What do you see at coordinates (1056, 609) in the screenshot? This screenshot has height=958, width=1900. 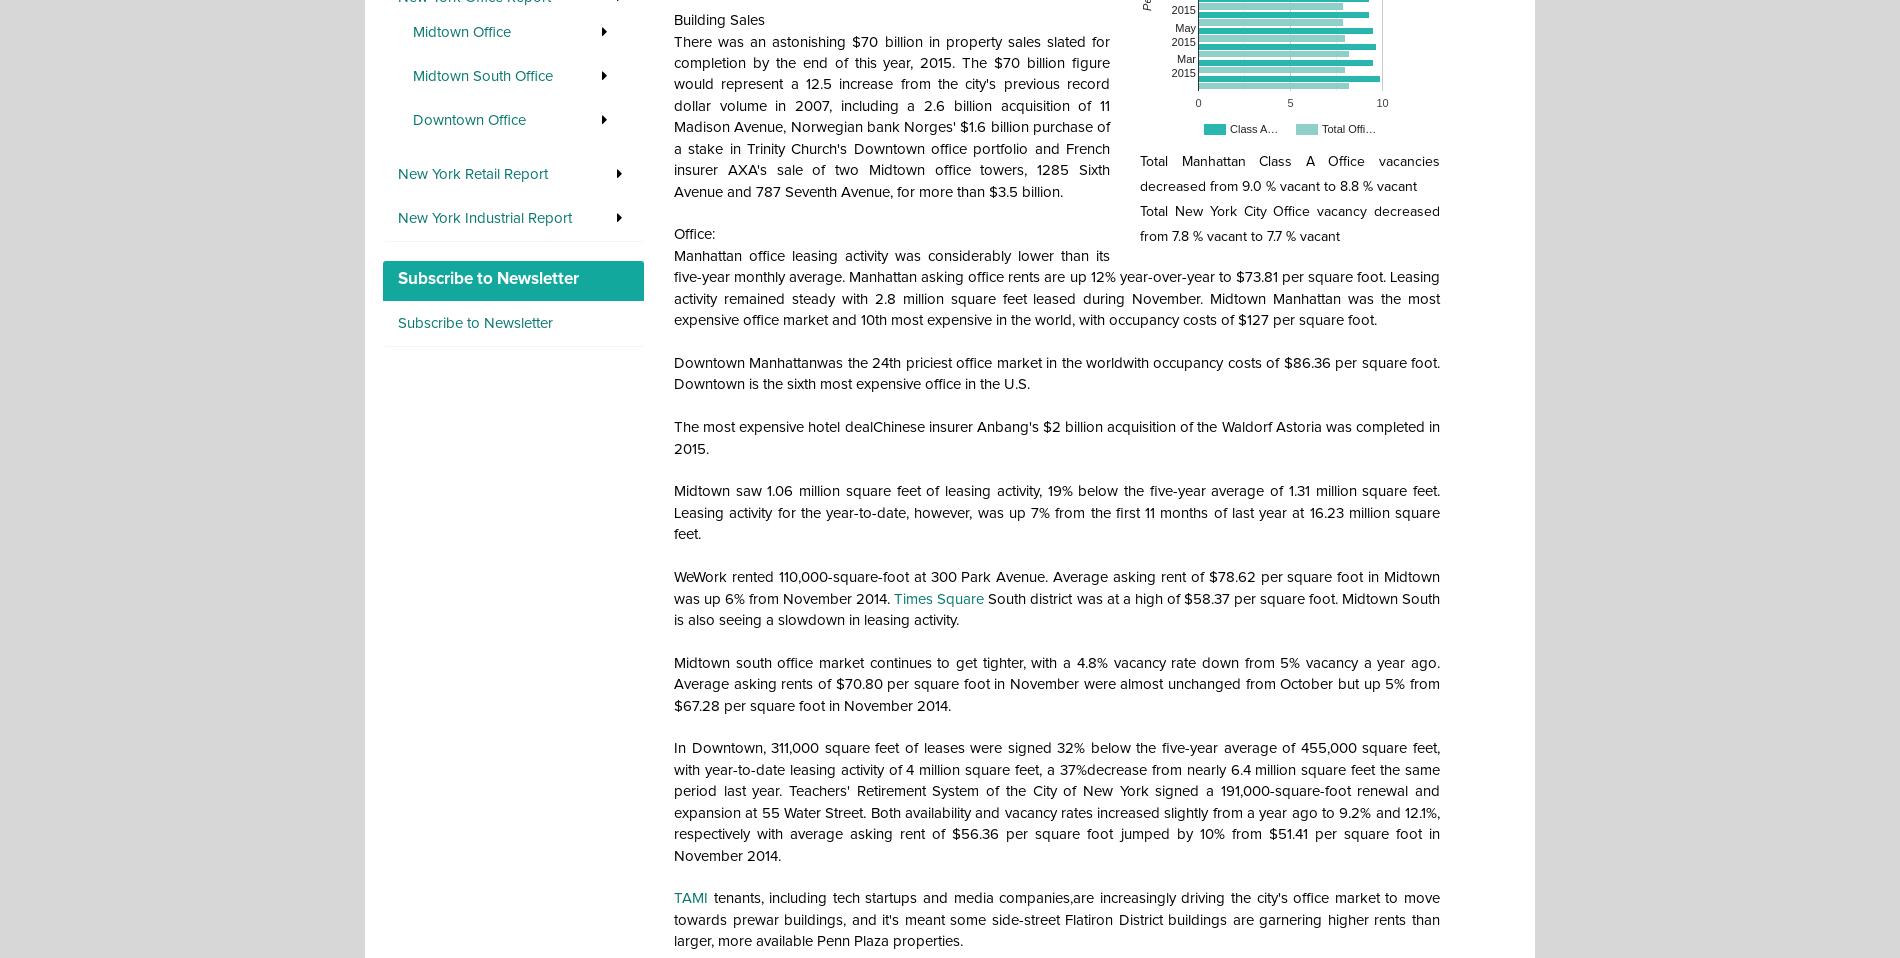 I see `'South district was at a high of $58.37 per square foot. Midtown South is also seeing a slowdown in leasing activity.'` at bounding box center [1056, 609].